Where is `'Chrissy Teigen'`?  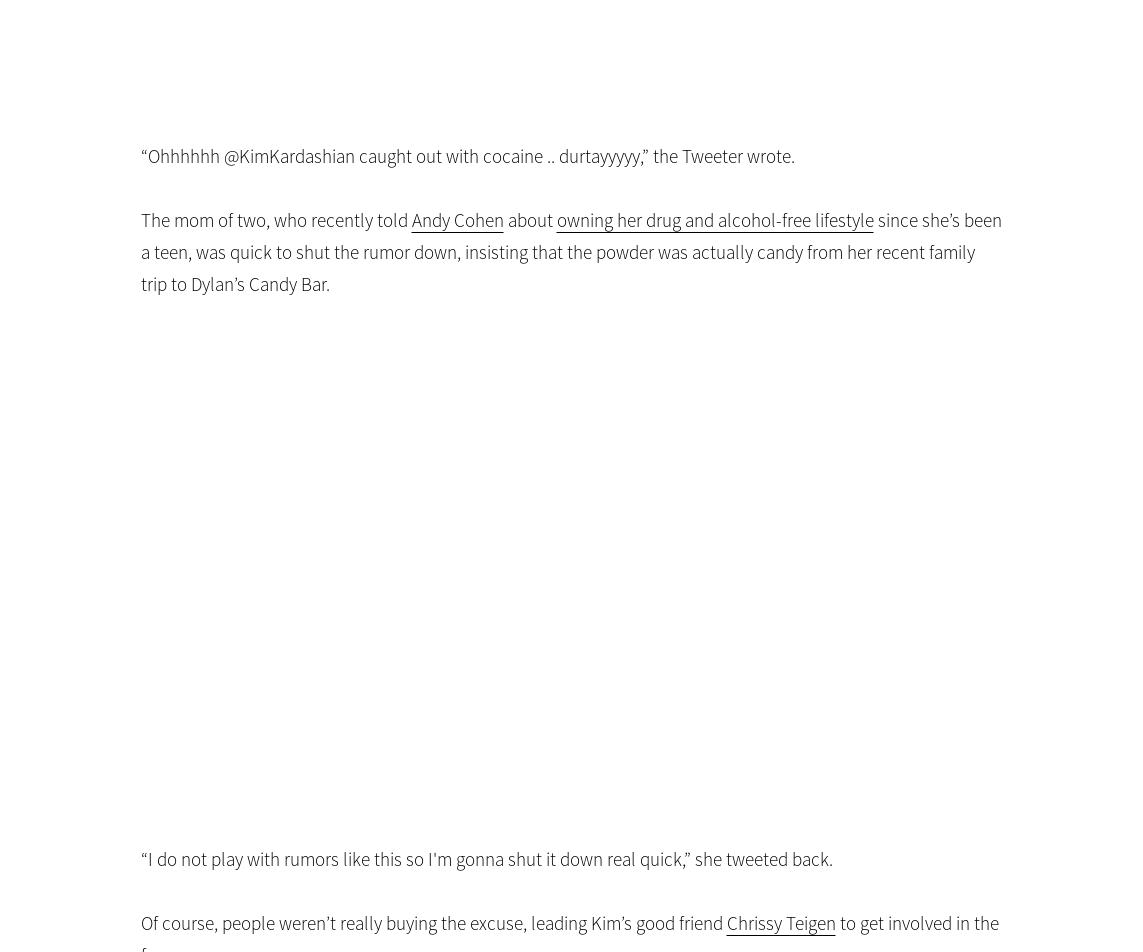
'Chrissy Teigen' is located at coordinates (726, 922).